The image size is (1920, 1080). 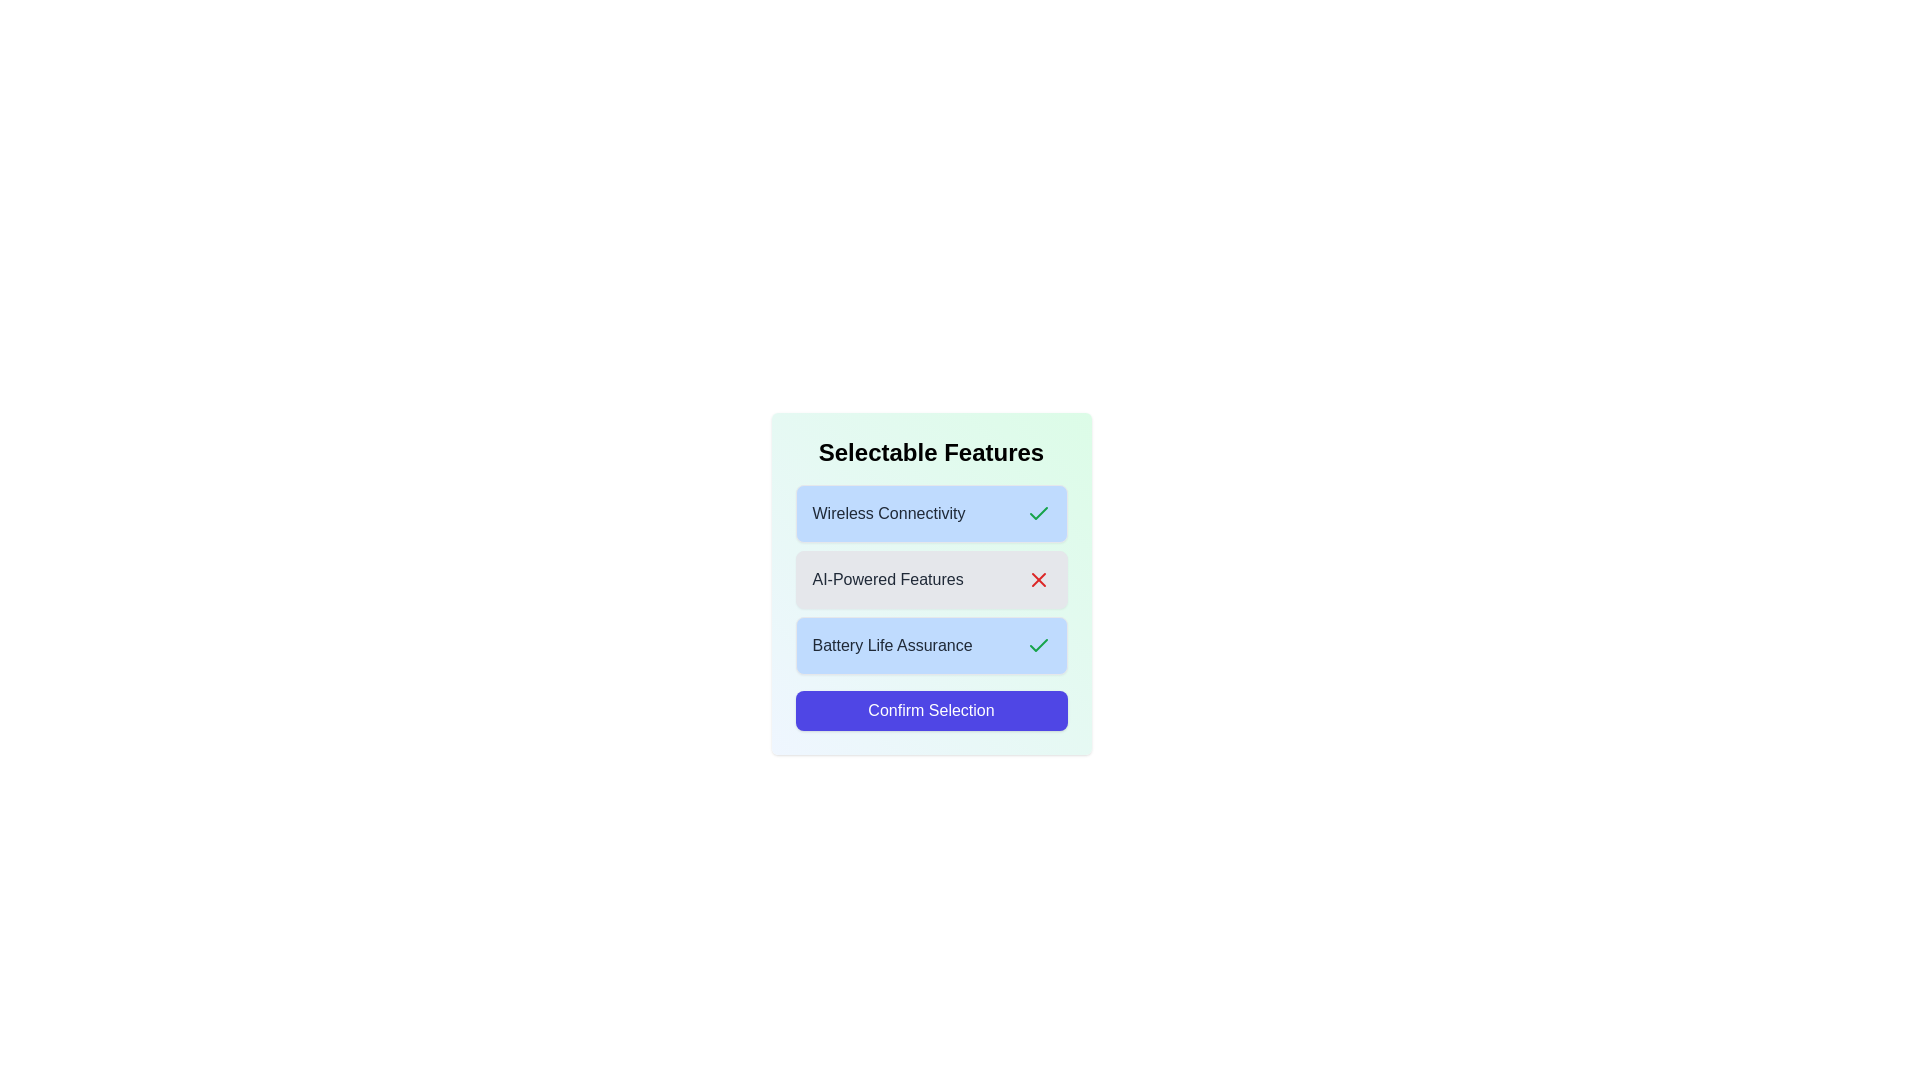 What do you see at coordinates (930, 579) in the screenshot?
I see `the selectable list item labeled 'AI-Powered Features' which has a dismiss action represented by a red 'X' icon on the right` at bounding box center [930, 579].